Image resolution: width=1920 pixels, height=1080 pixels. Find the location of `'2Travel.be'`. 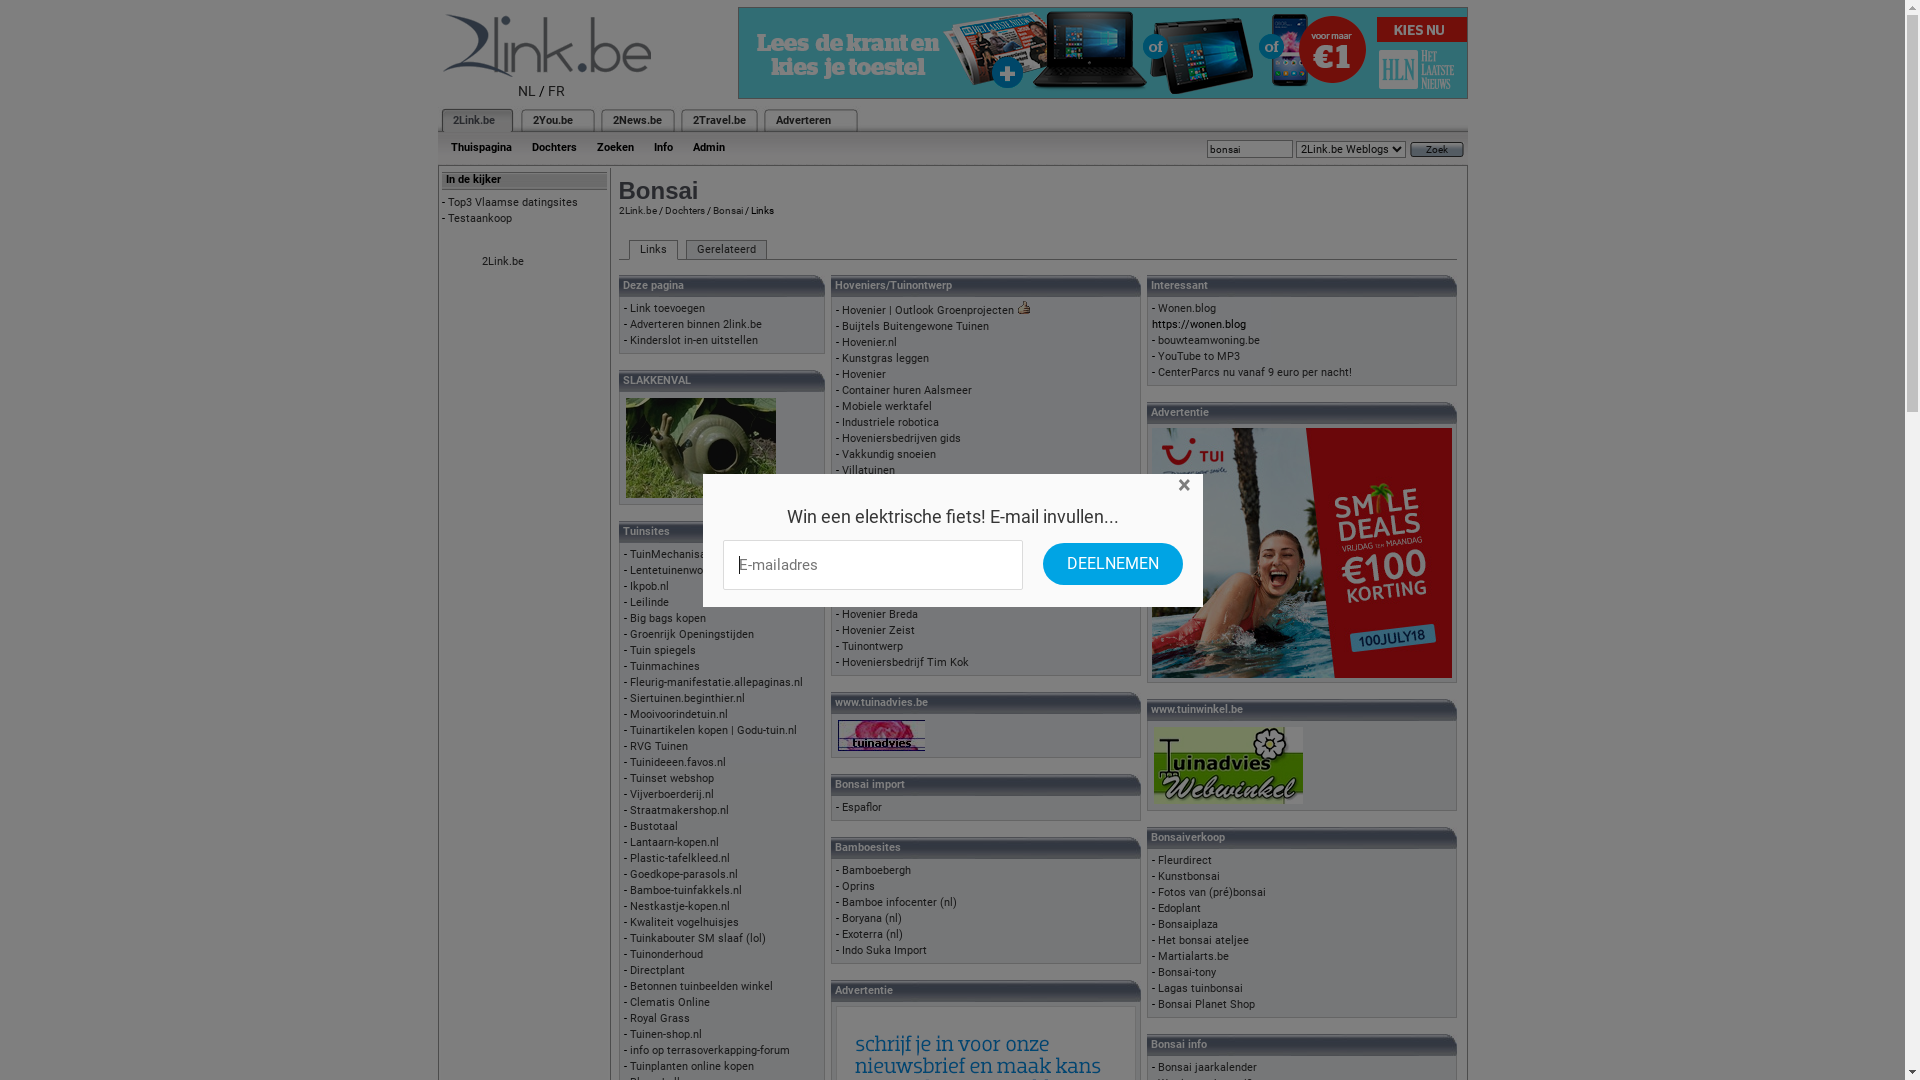

'2Travel.be' is located at coordinates (718, 120).